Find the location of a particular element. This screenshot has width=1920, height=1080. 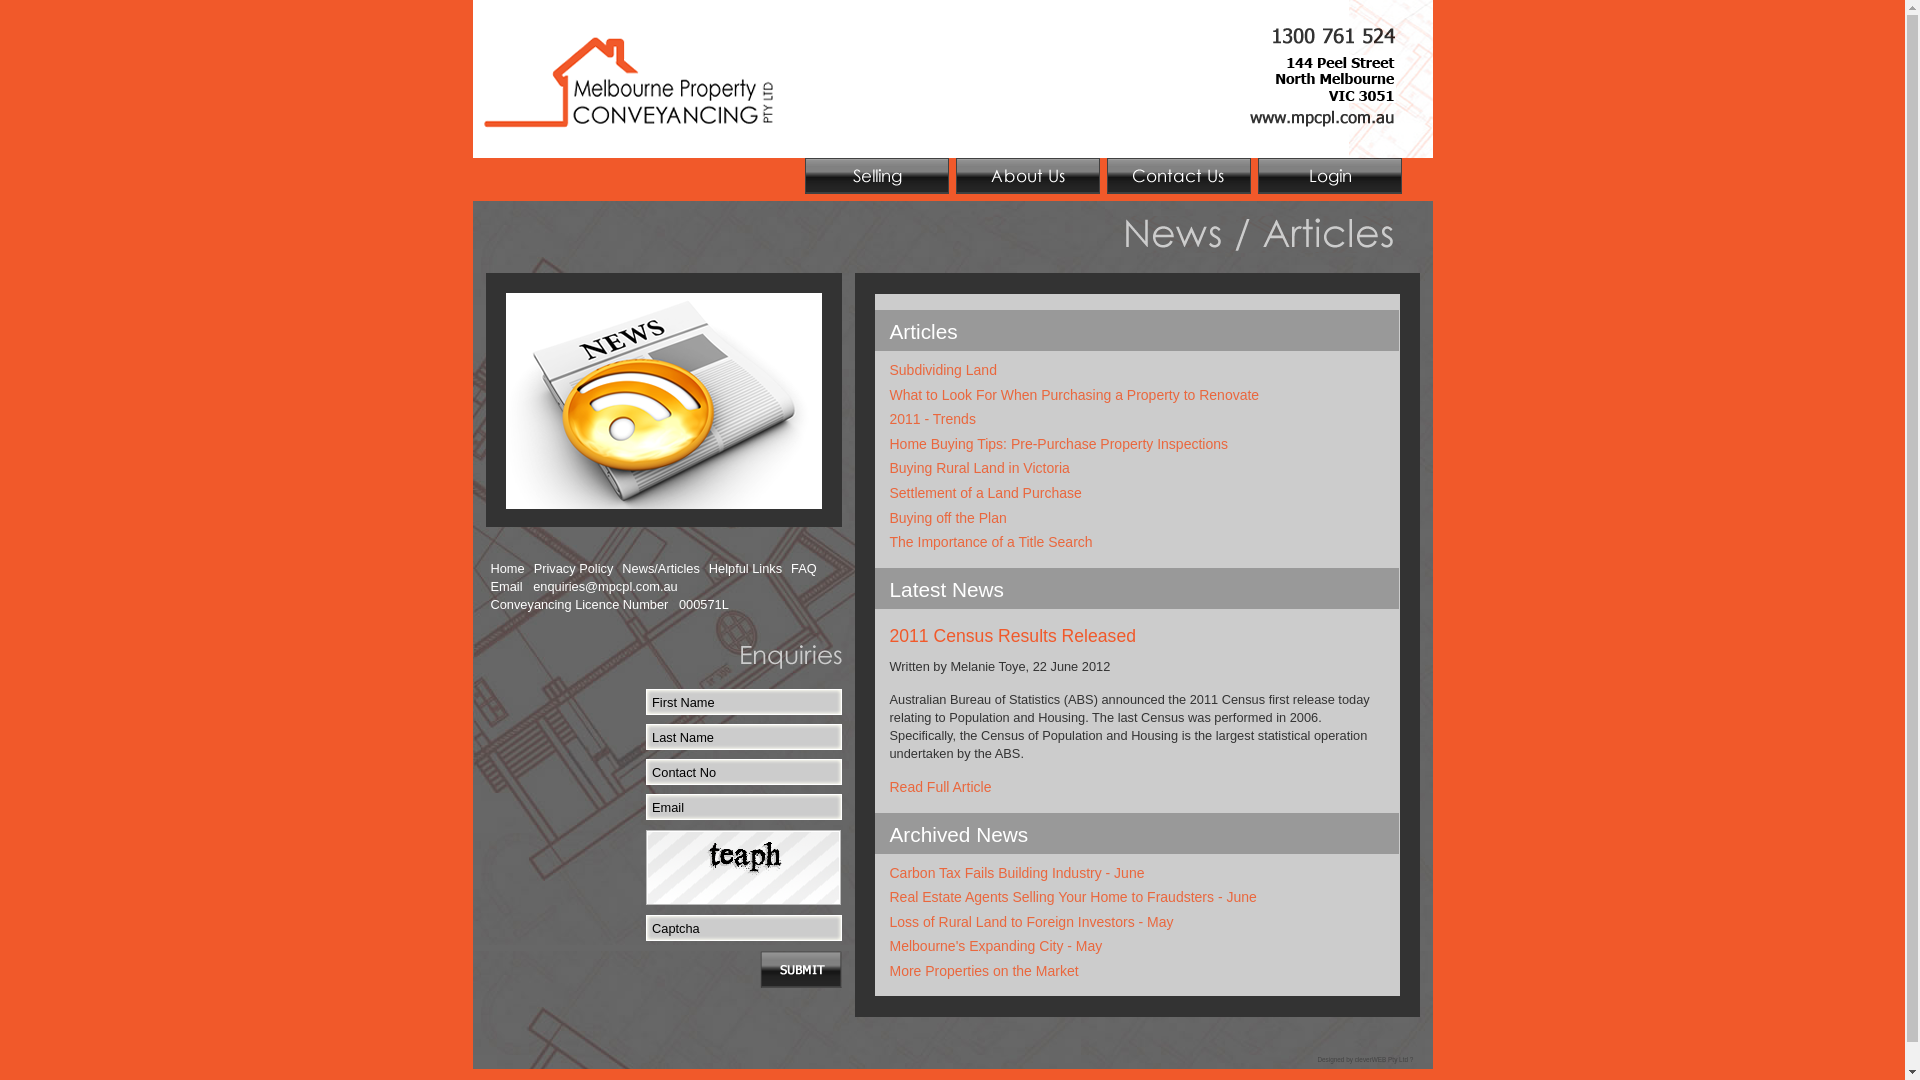

'Read Full Article' is located at coordinates (888, 785).